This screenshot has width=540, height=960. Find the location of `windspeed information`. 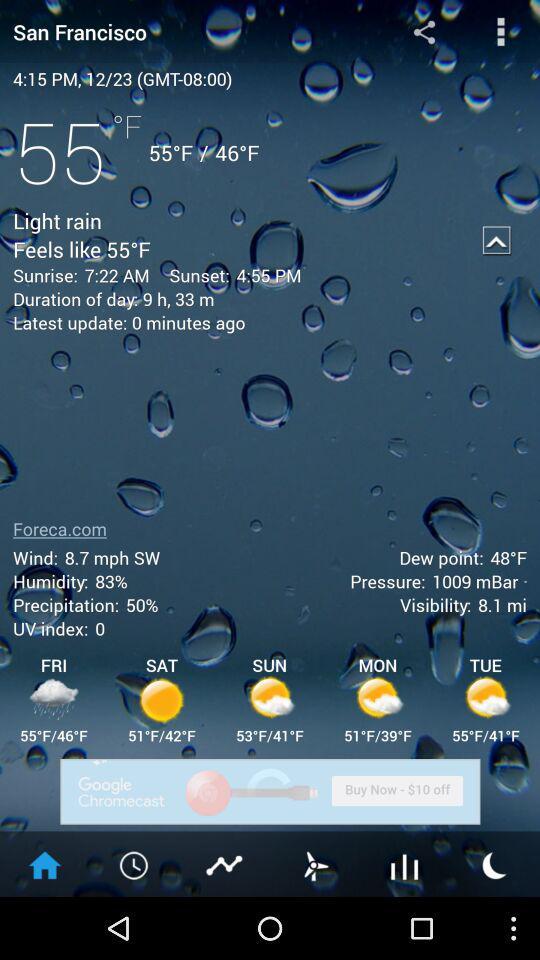

windspeed information is located at coordinates (314, 863).